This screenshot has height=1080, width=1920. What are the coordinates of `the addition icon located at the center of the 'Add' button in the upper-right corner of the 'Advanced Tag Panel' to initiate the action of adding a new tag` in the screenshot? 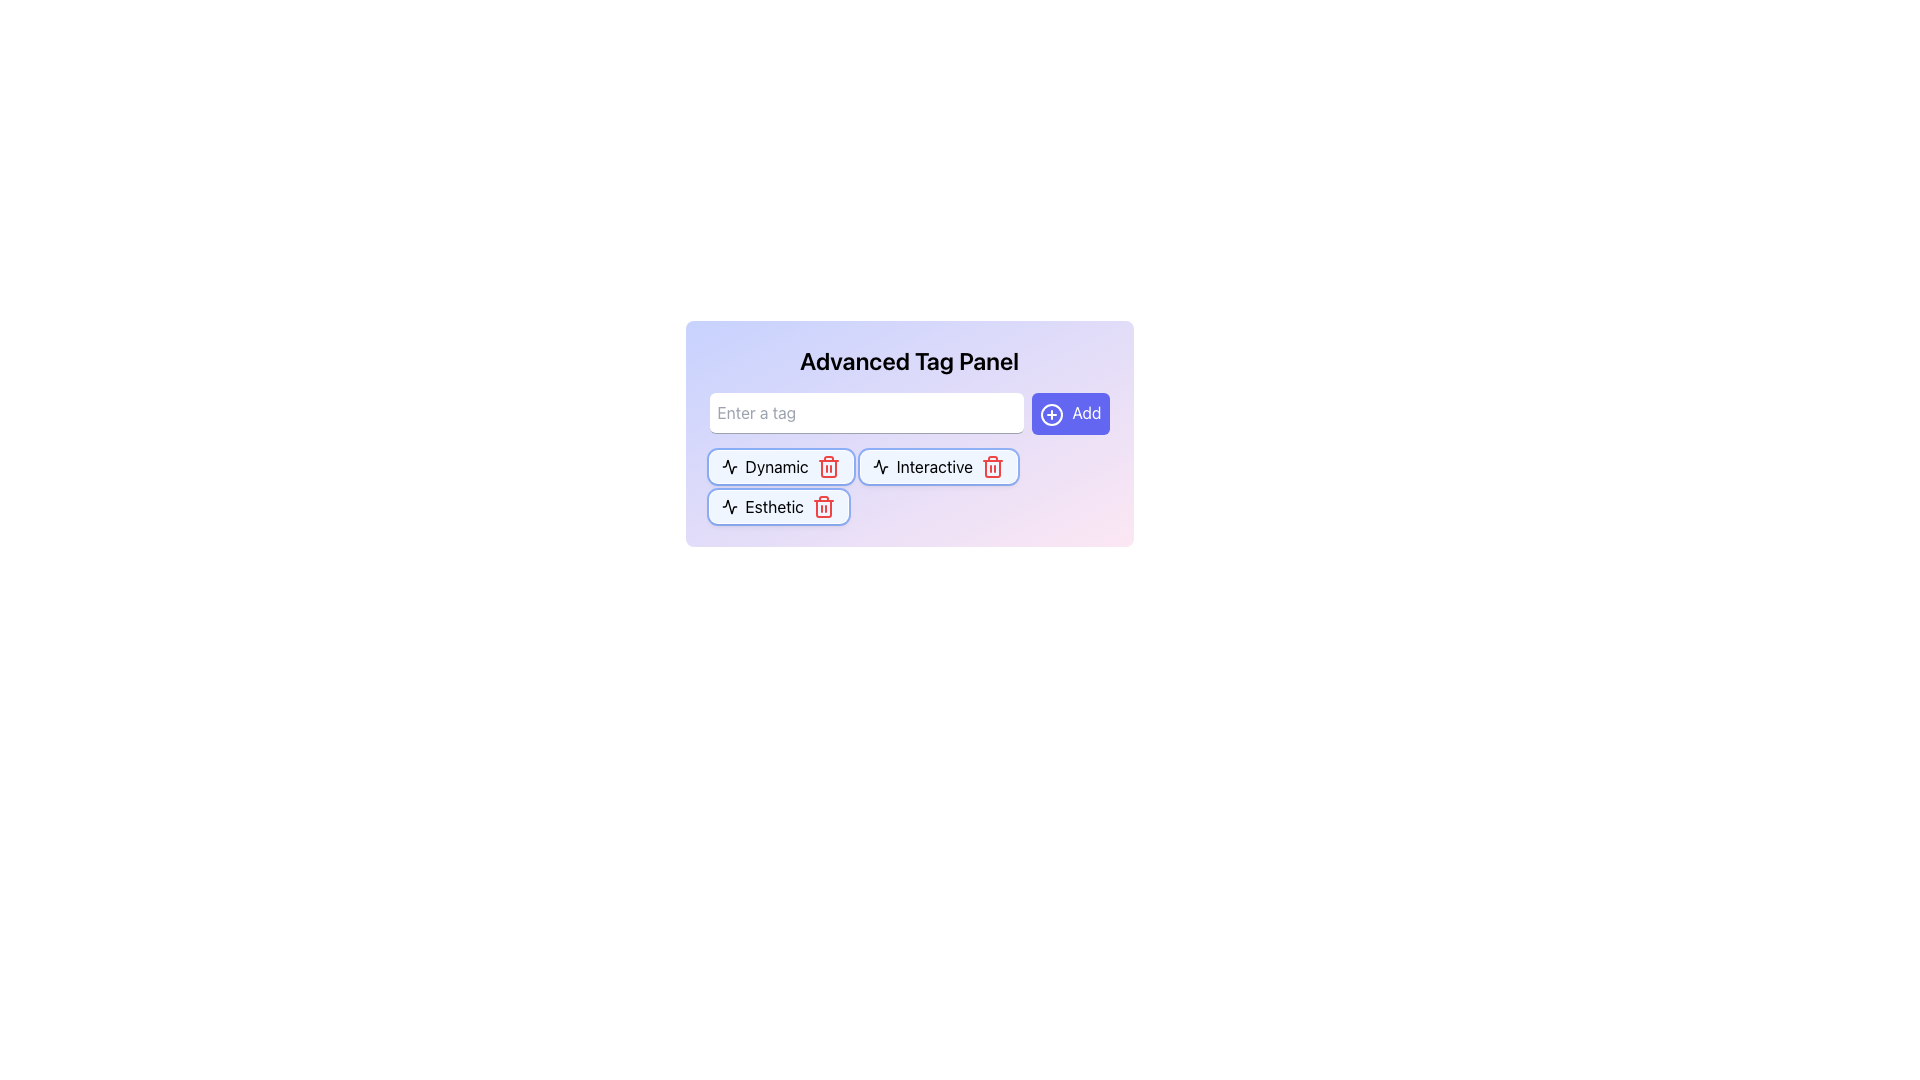 It's located at (1051, 413).